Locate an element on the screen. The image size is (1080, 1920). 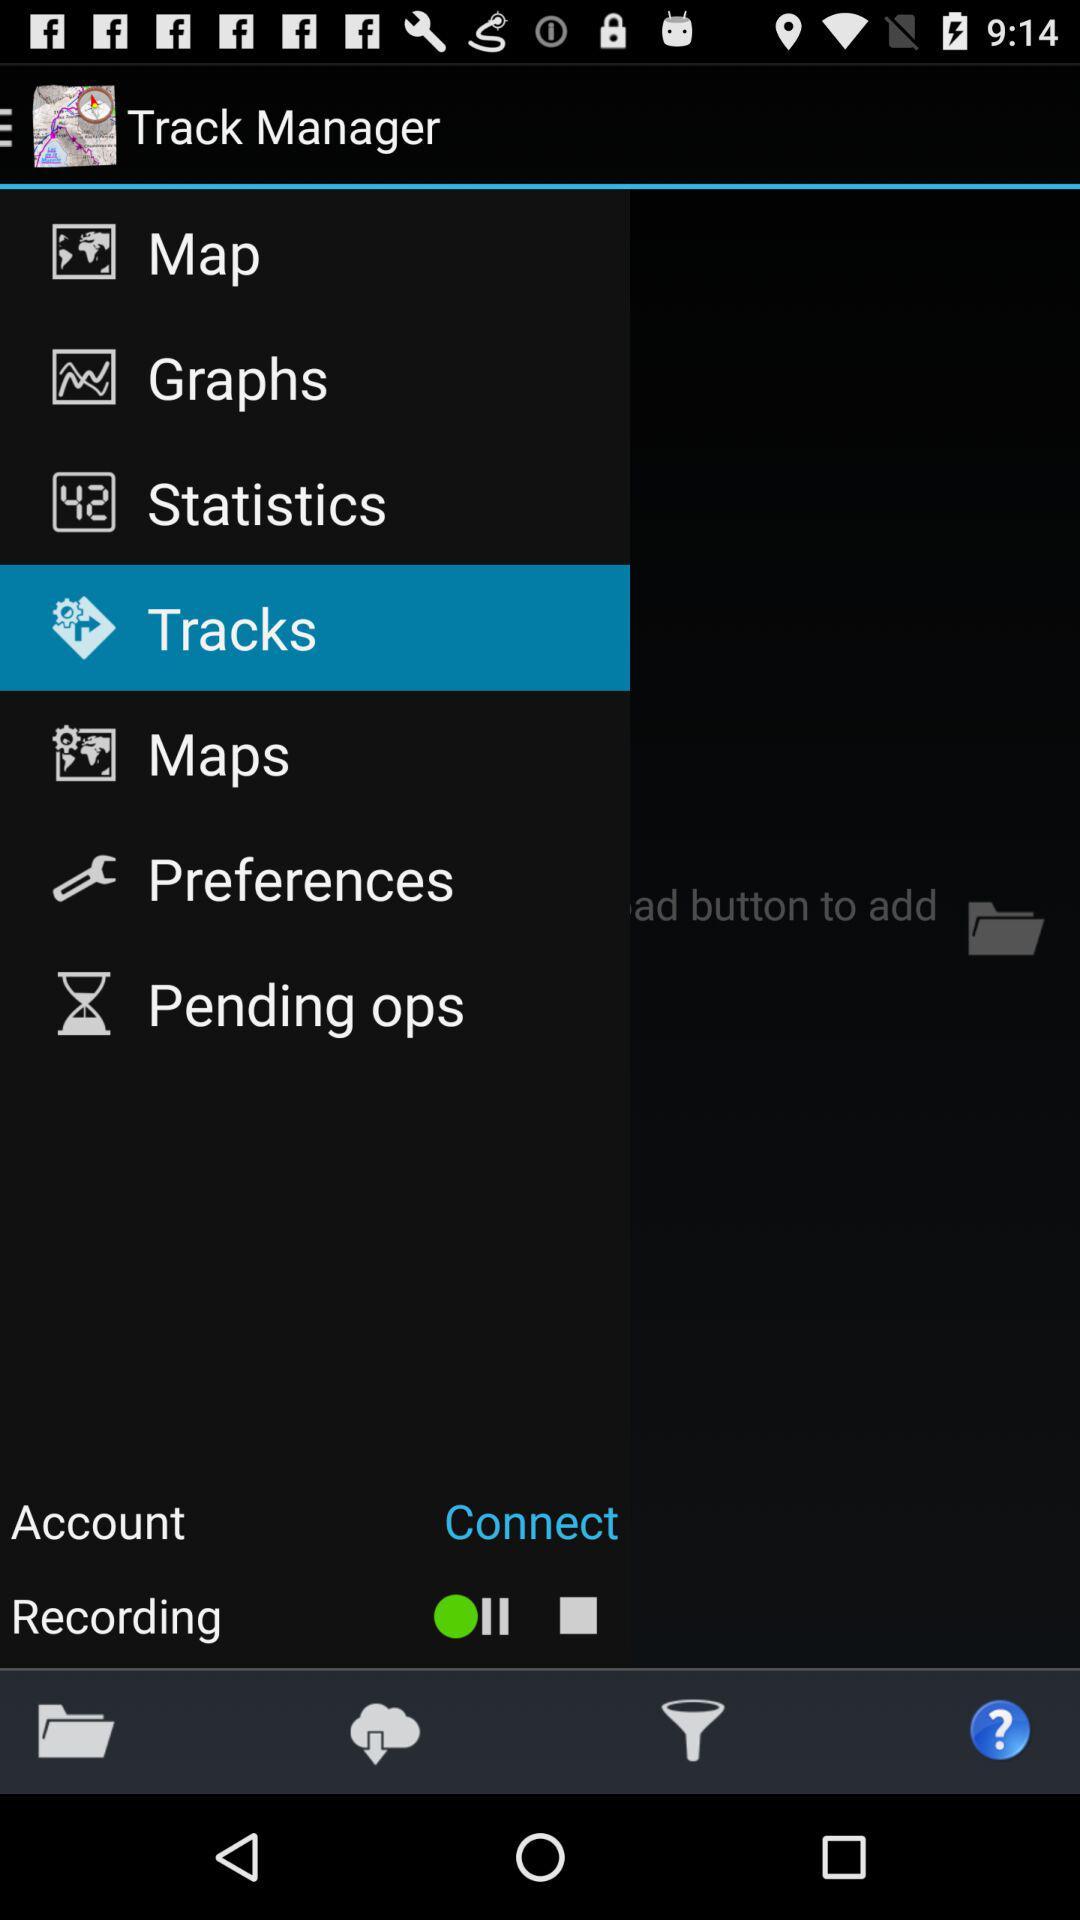
statistics item is located at coordinates (315, 502).